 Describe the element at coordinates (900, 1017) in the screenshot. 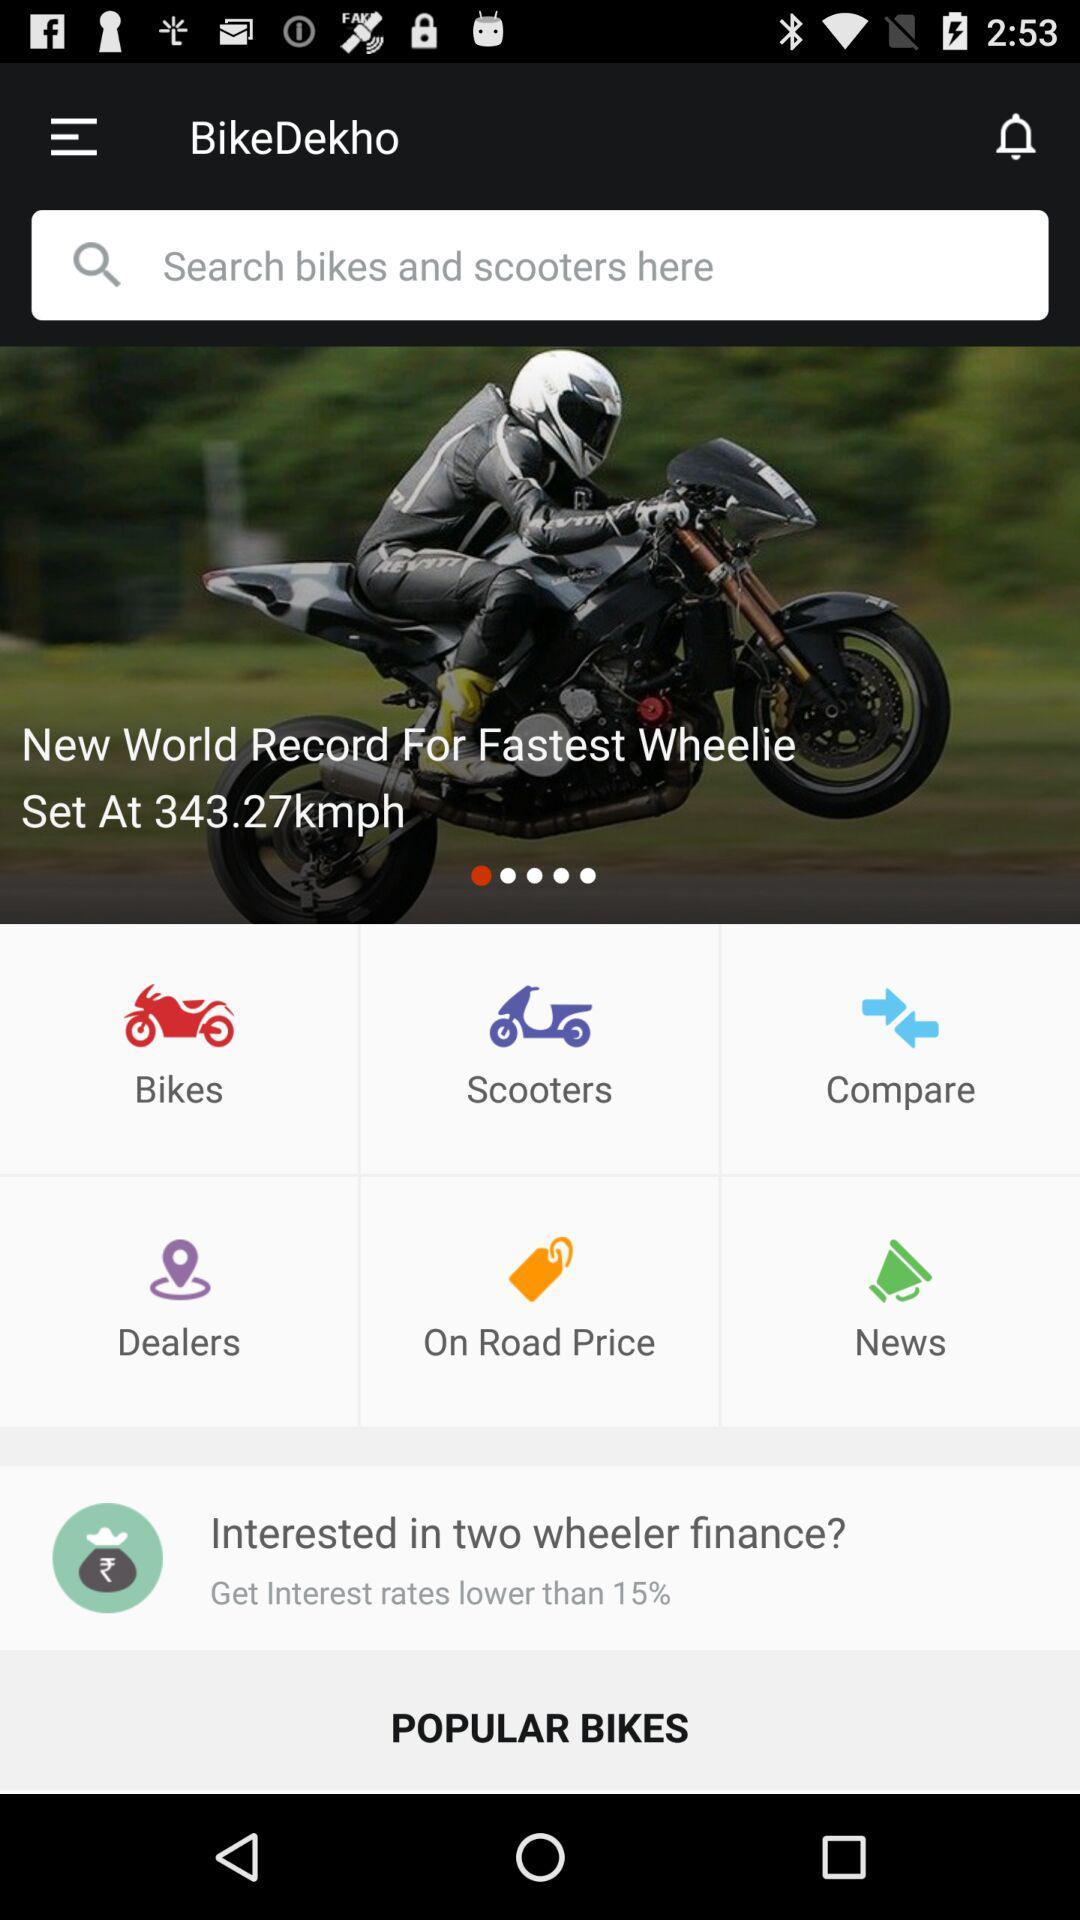

I see `the icon above compare` at that location.